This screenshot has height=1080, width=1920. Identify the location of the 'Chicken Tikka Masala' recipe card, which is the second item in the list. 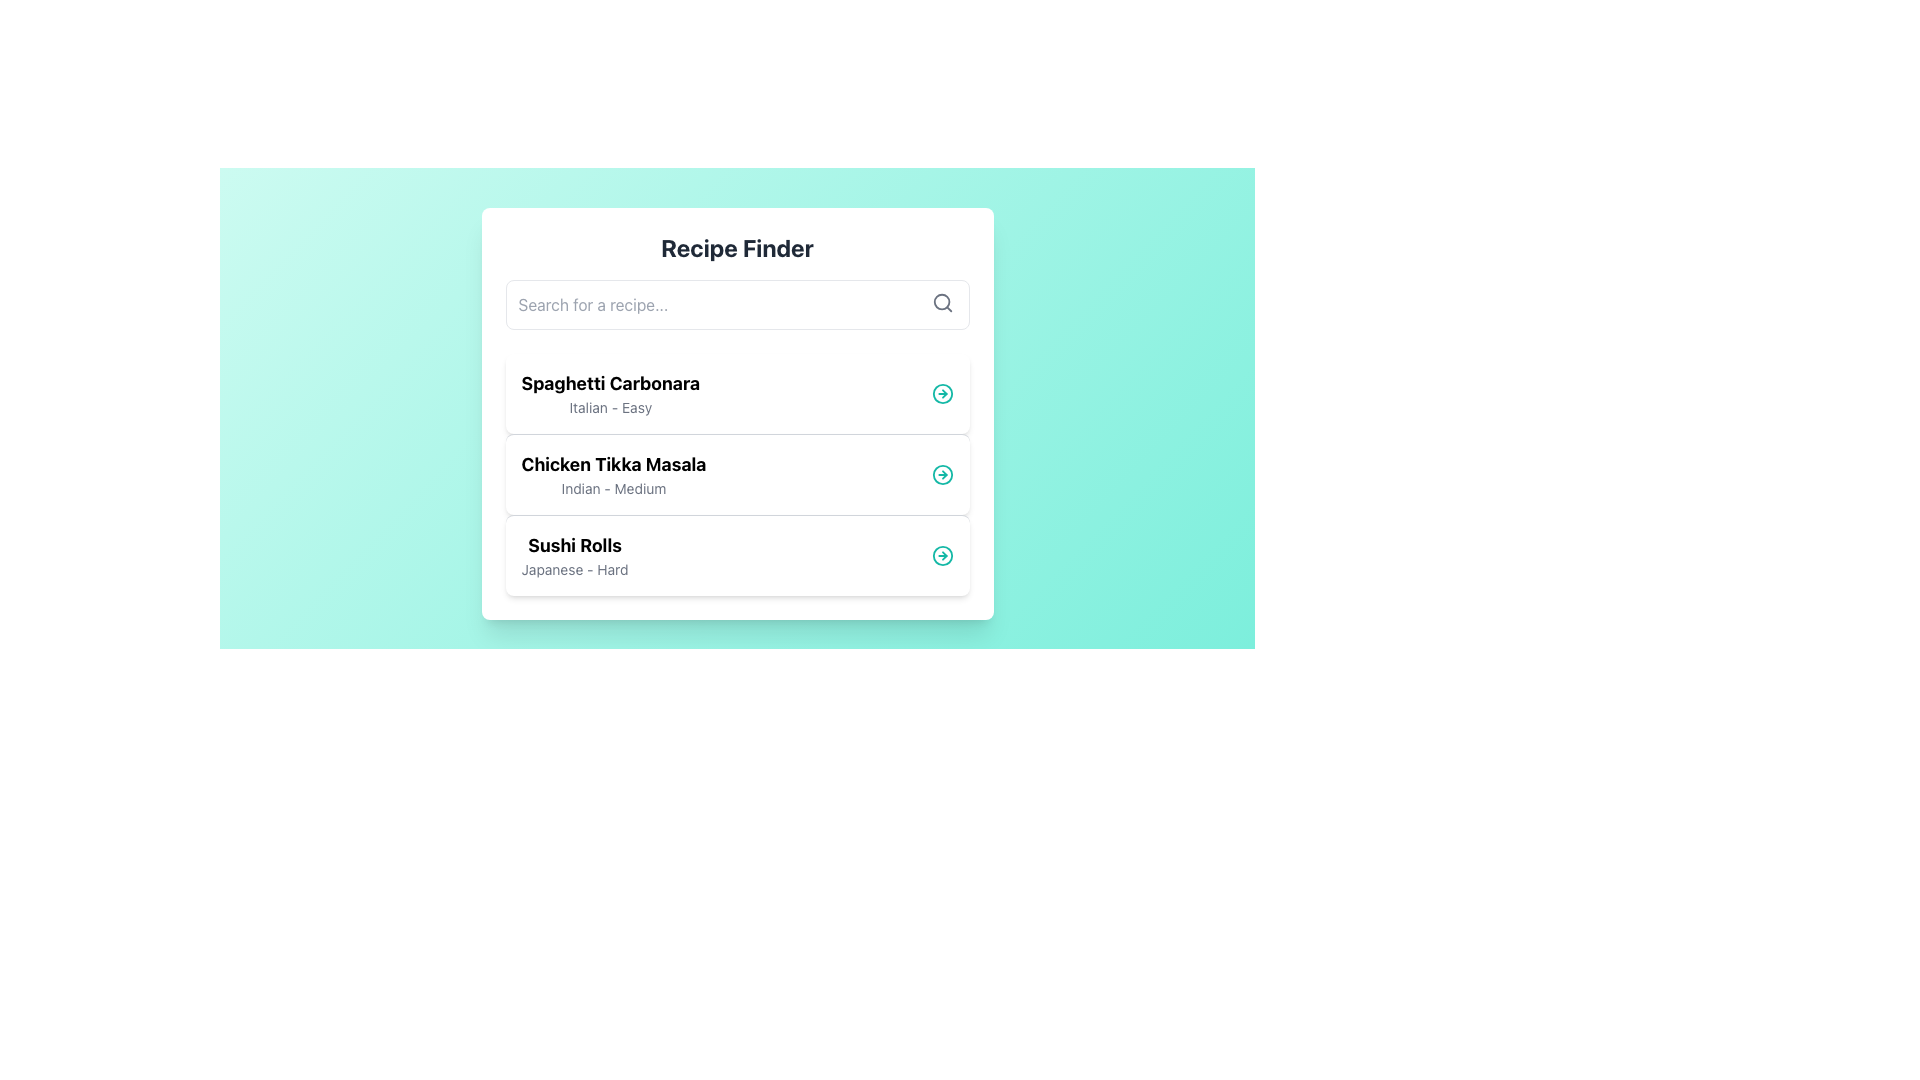
(736, 474).